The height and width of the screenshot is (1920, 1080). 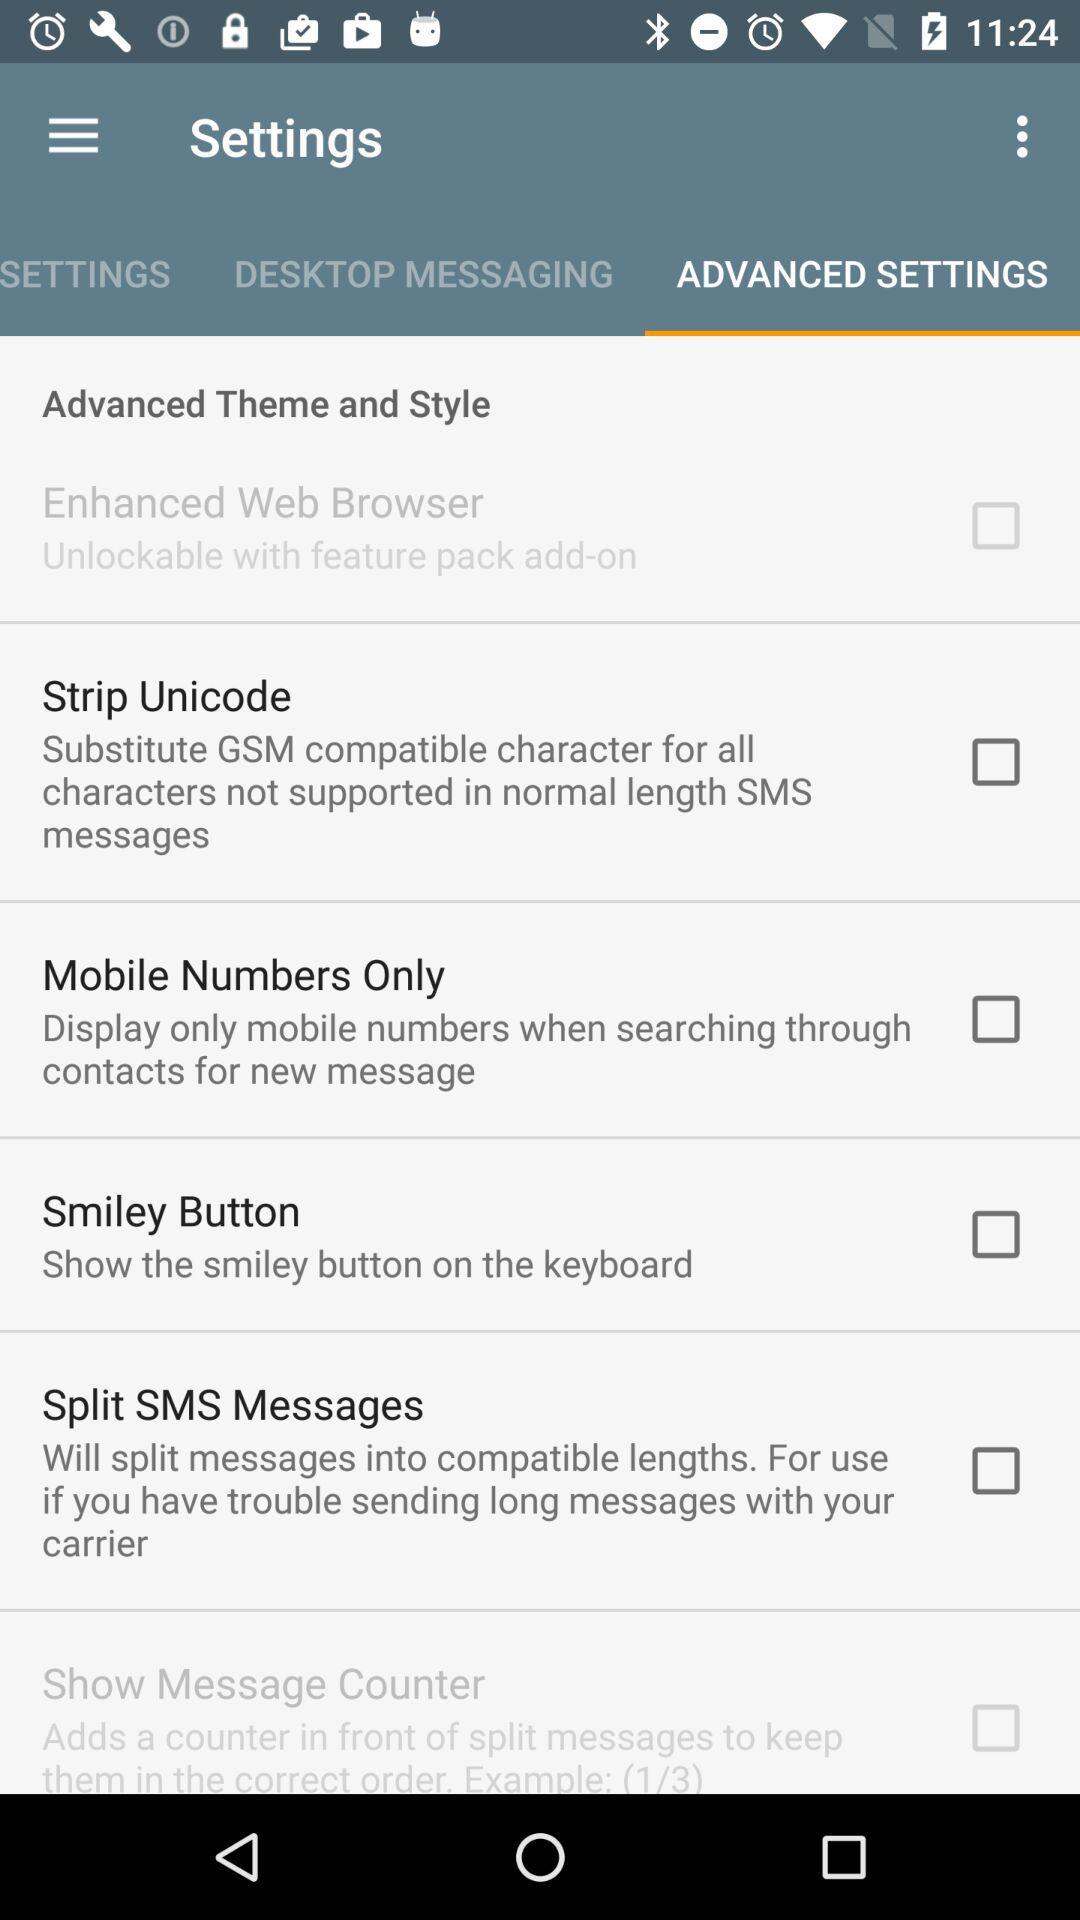 What do you see at coordinates (477, 1751) in the screenshot?
I see `the adds a counter icon` at bounding box center [477, 1751].